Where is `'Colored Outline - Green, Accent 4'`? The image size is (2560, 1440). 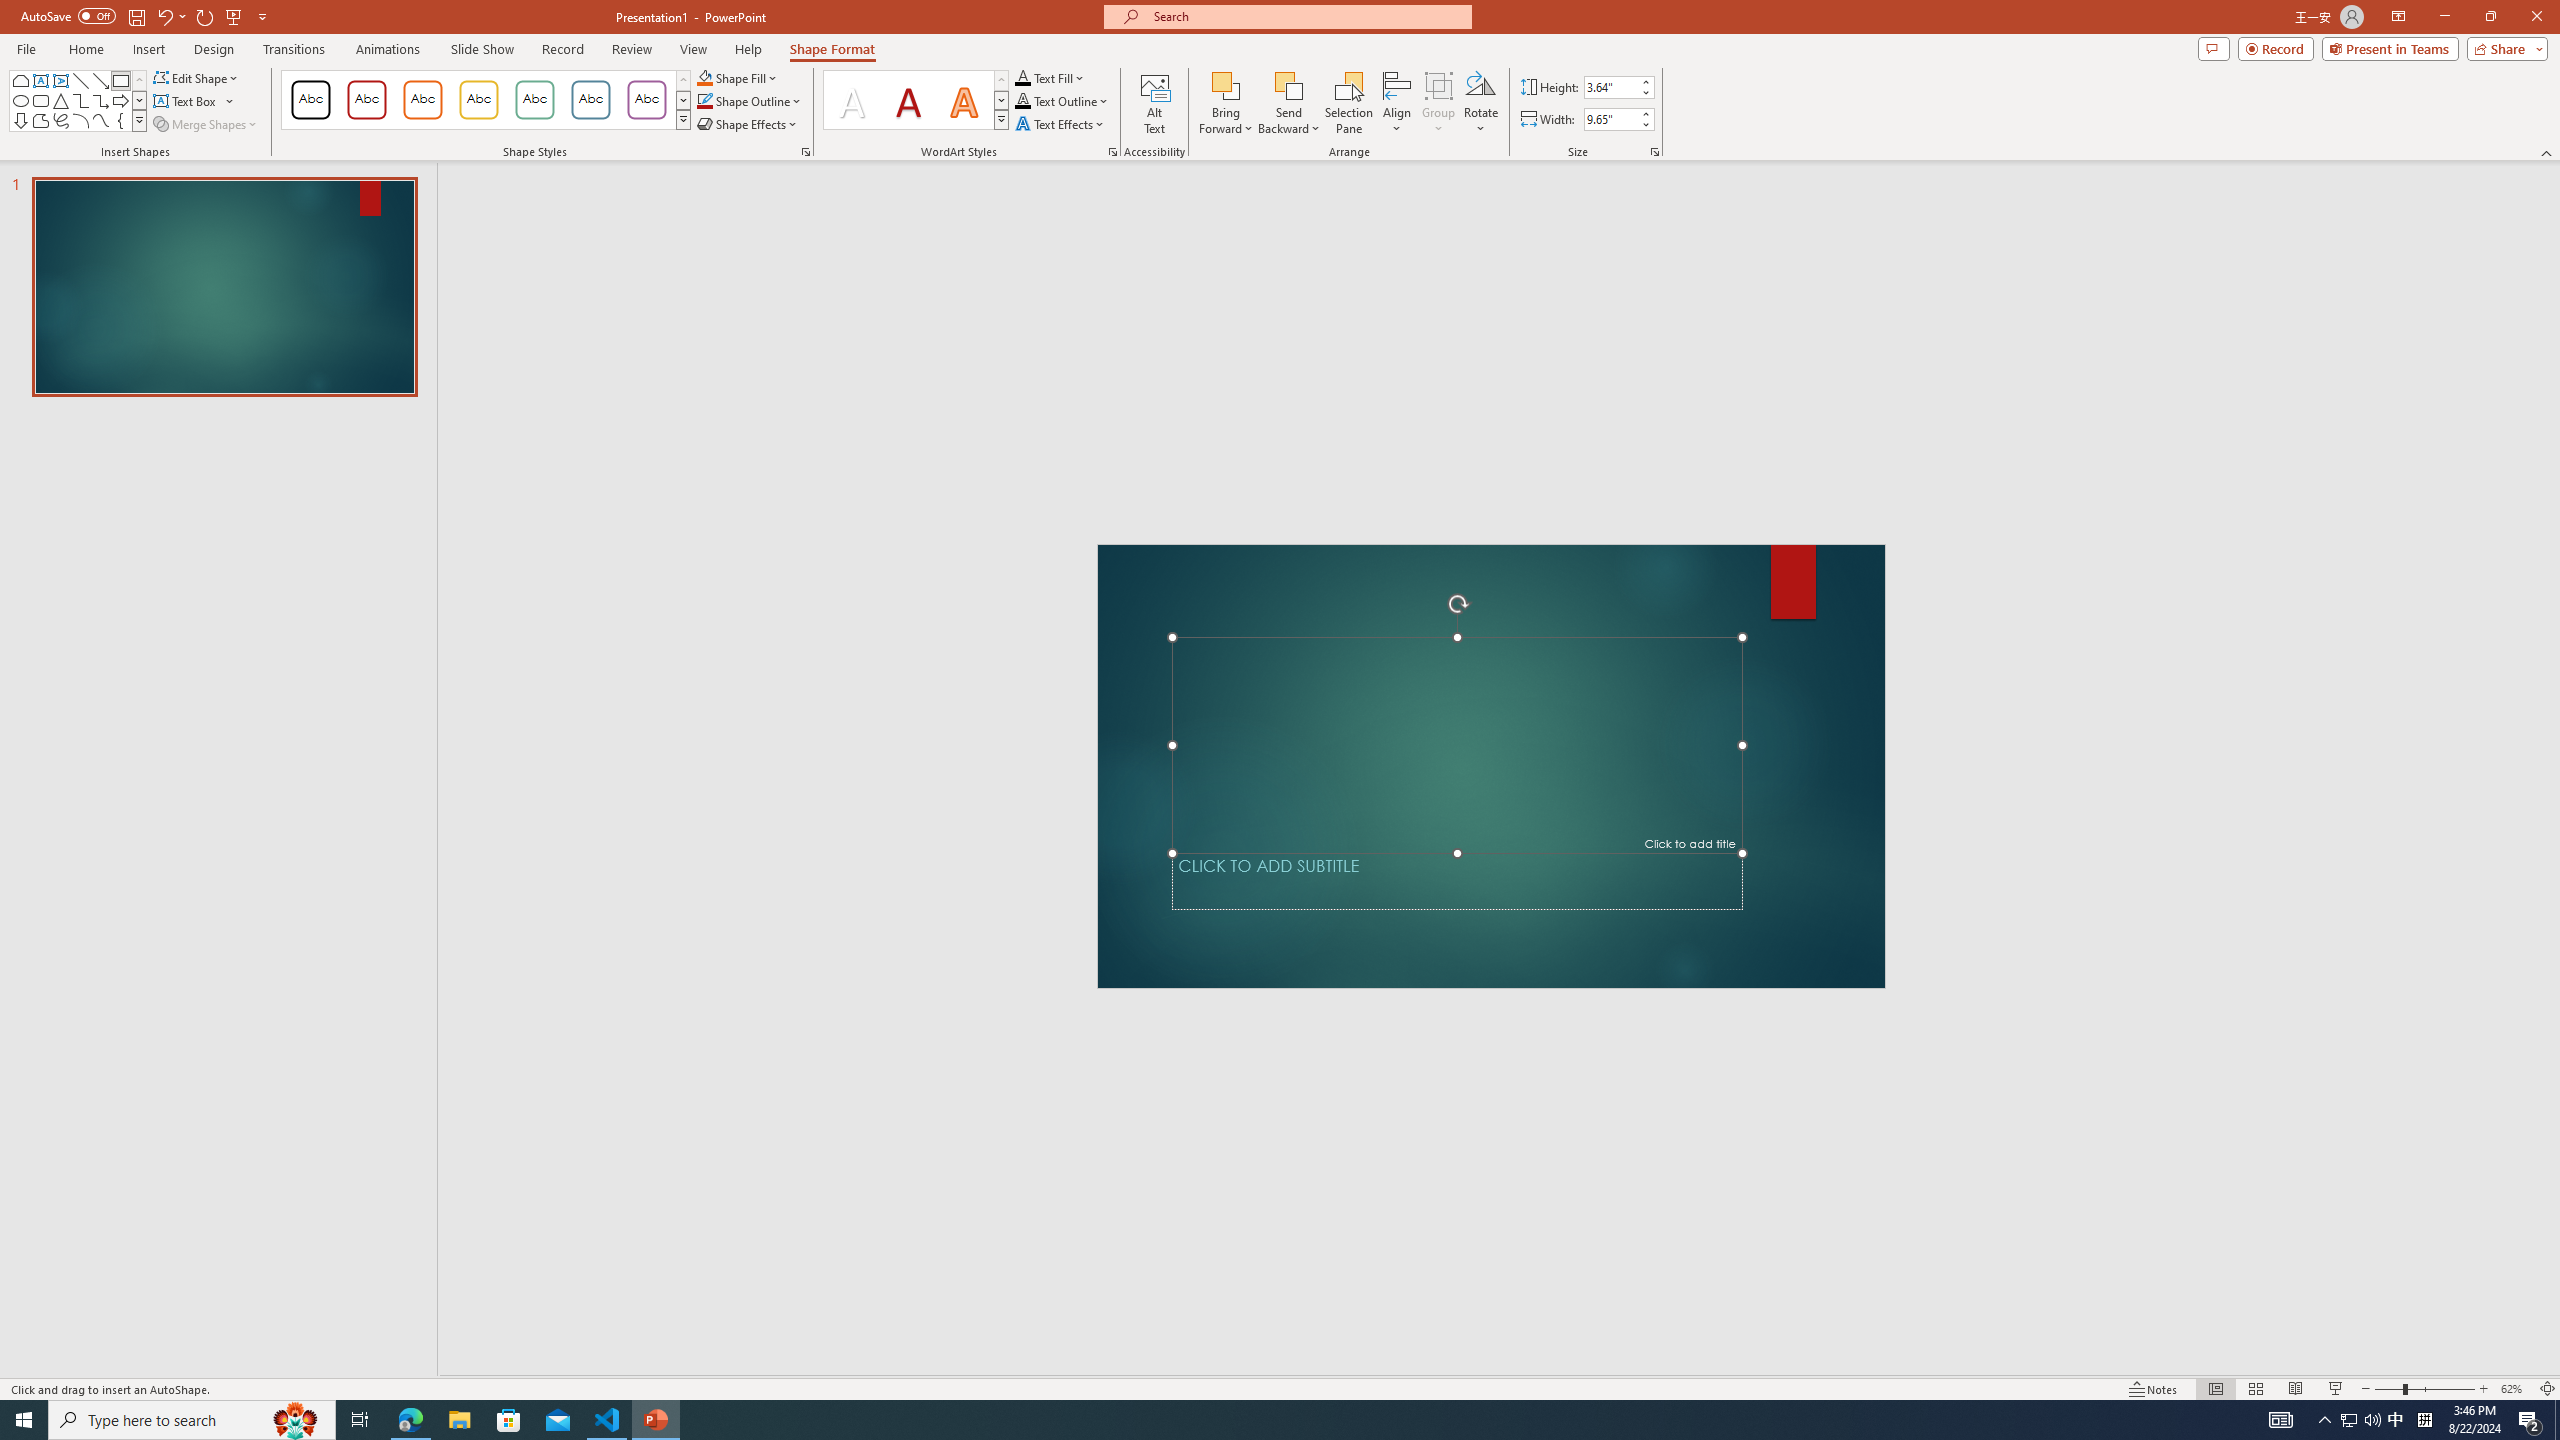
'Colored Outline - Green, Accent 4' is located at coordinates (534, 99).